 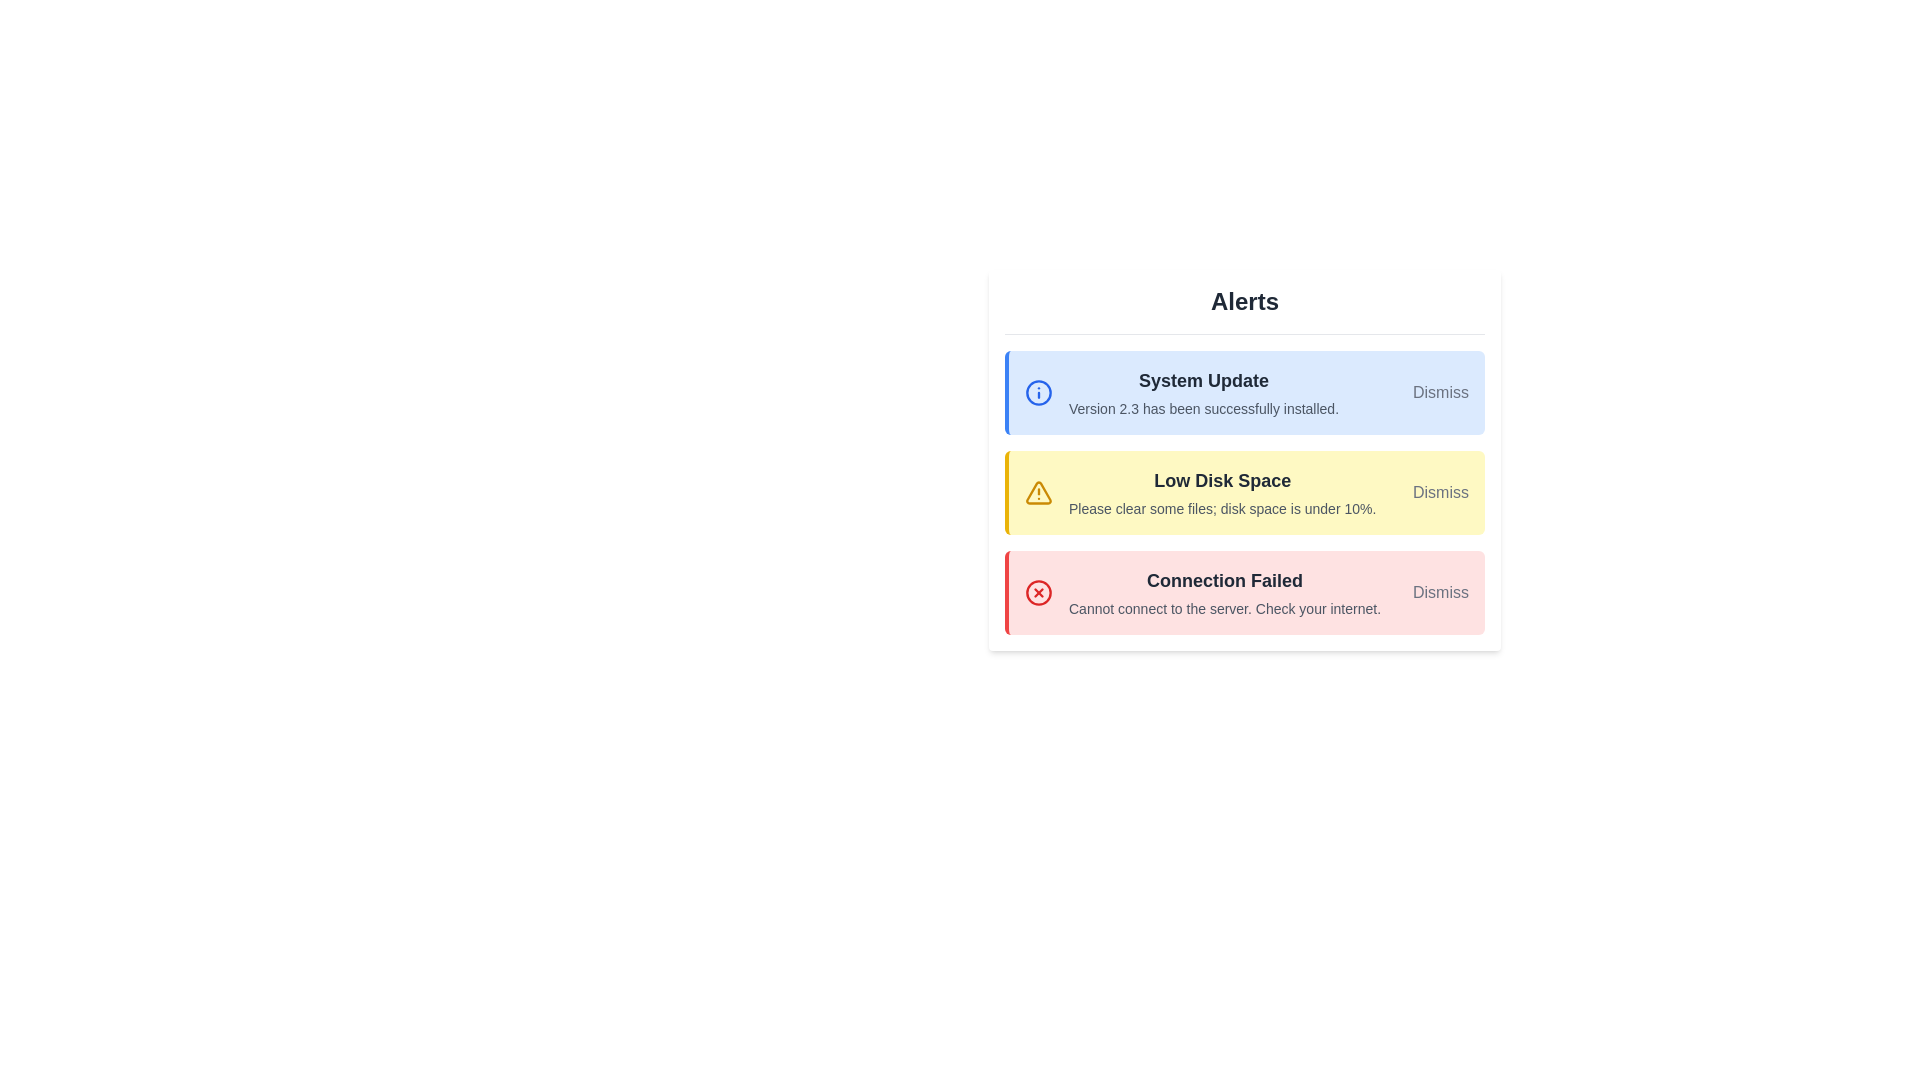 I want to click on the dismiss button located in the lower right corner of the 'Connection Failed' notification box, so click(x=1440, y=592).